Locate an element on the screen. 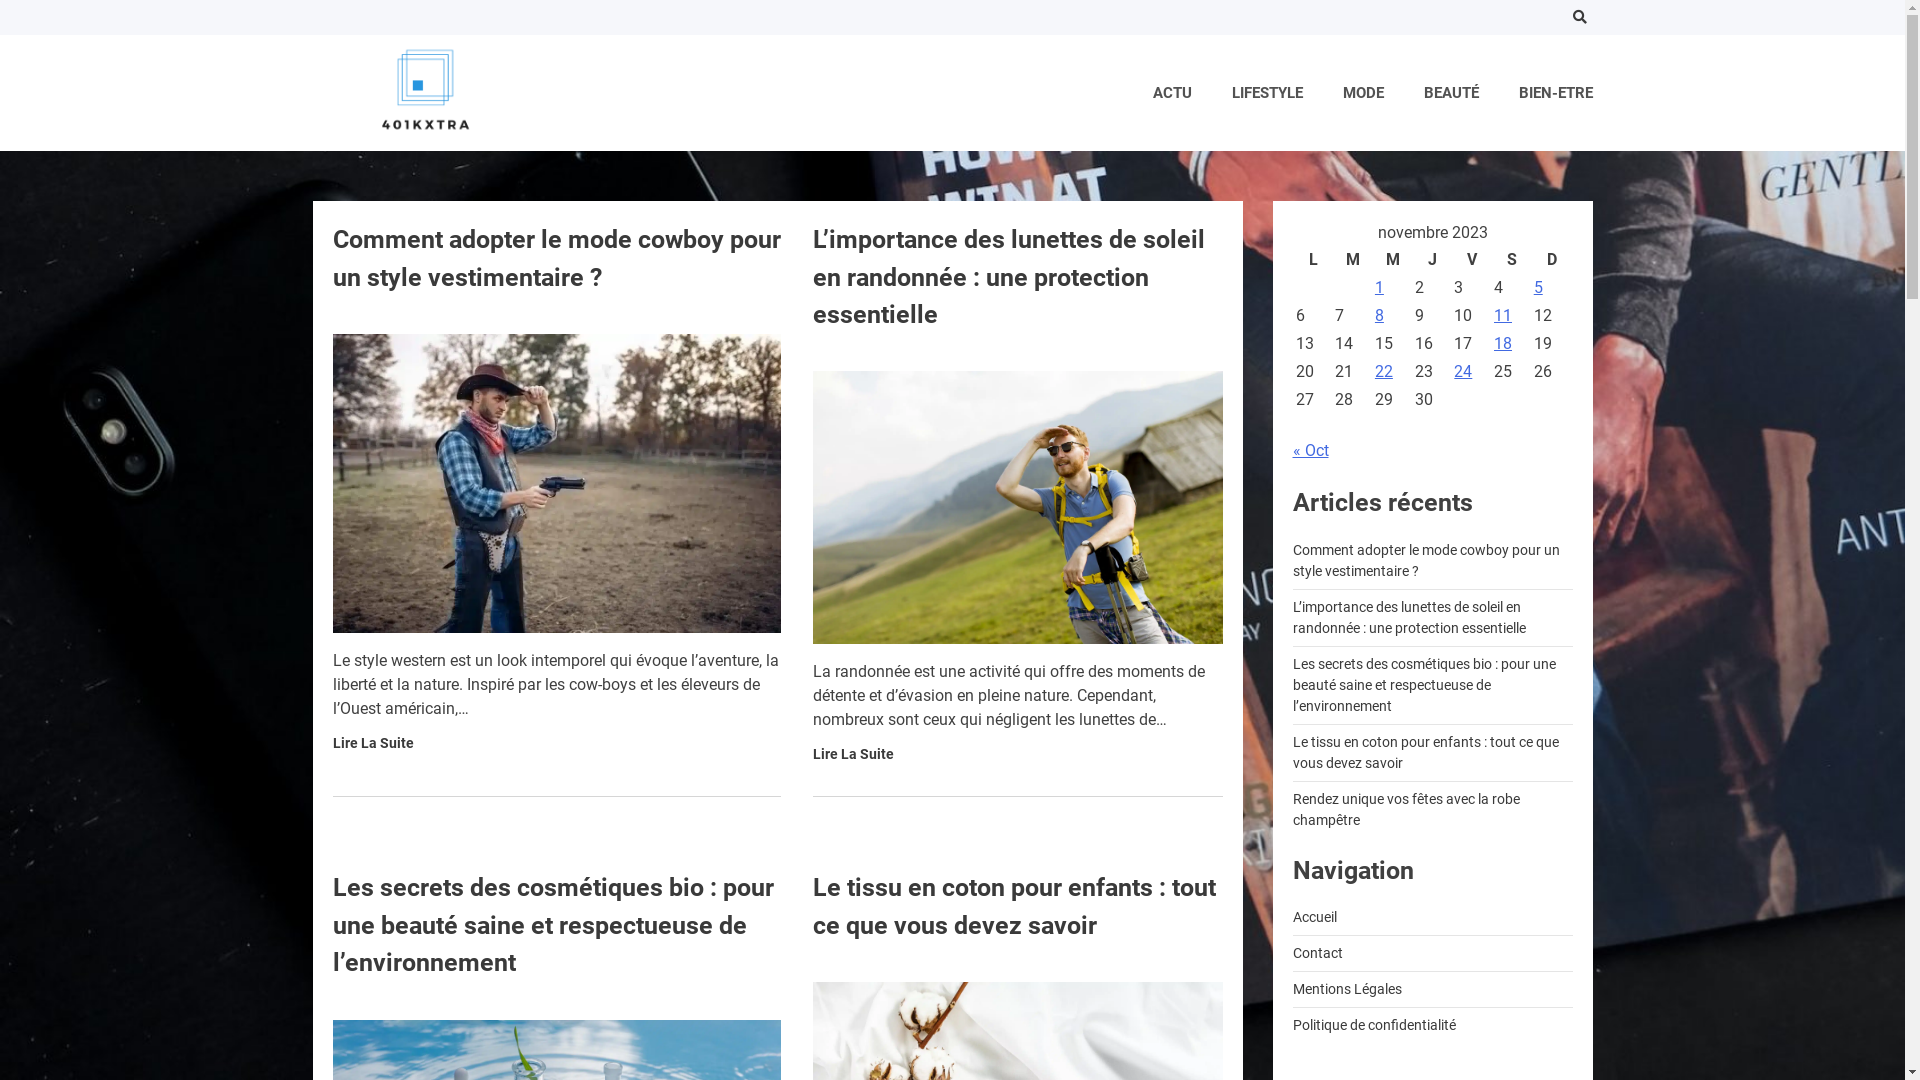 The image size is (1920, 1080). '5' is located at coordinates (1533, 287).